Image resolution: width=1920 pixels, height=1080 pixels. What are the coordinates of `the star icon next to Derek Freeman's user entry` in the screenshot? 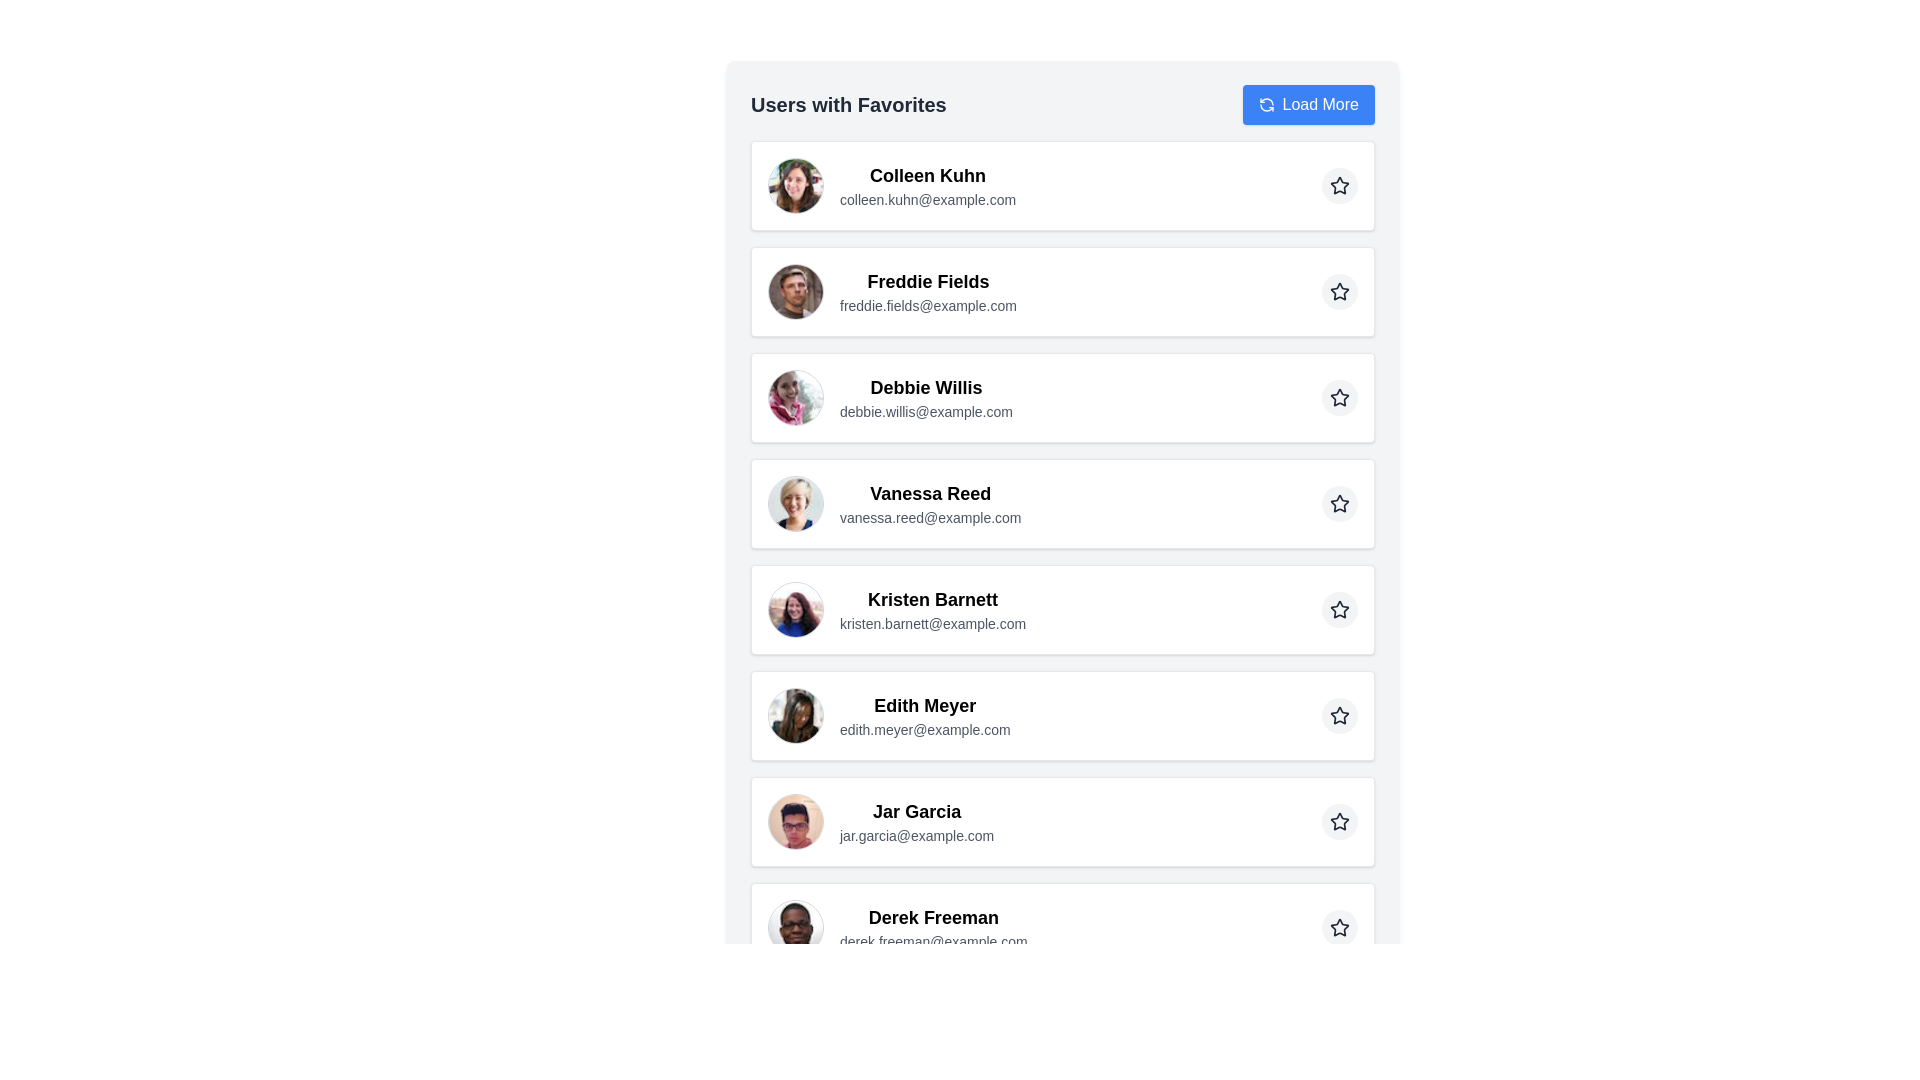 It's located at (1339, 927).